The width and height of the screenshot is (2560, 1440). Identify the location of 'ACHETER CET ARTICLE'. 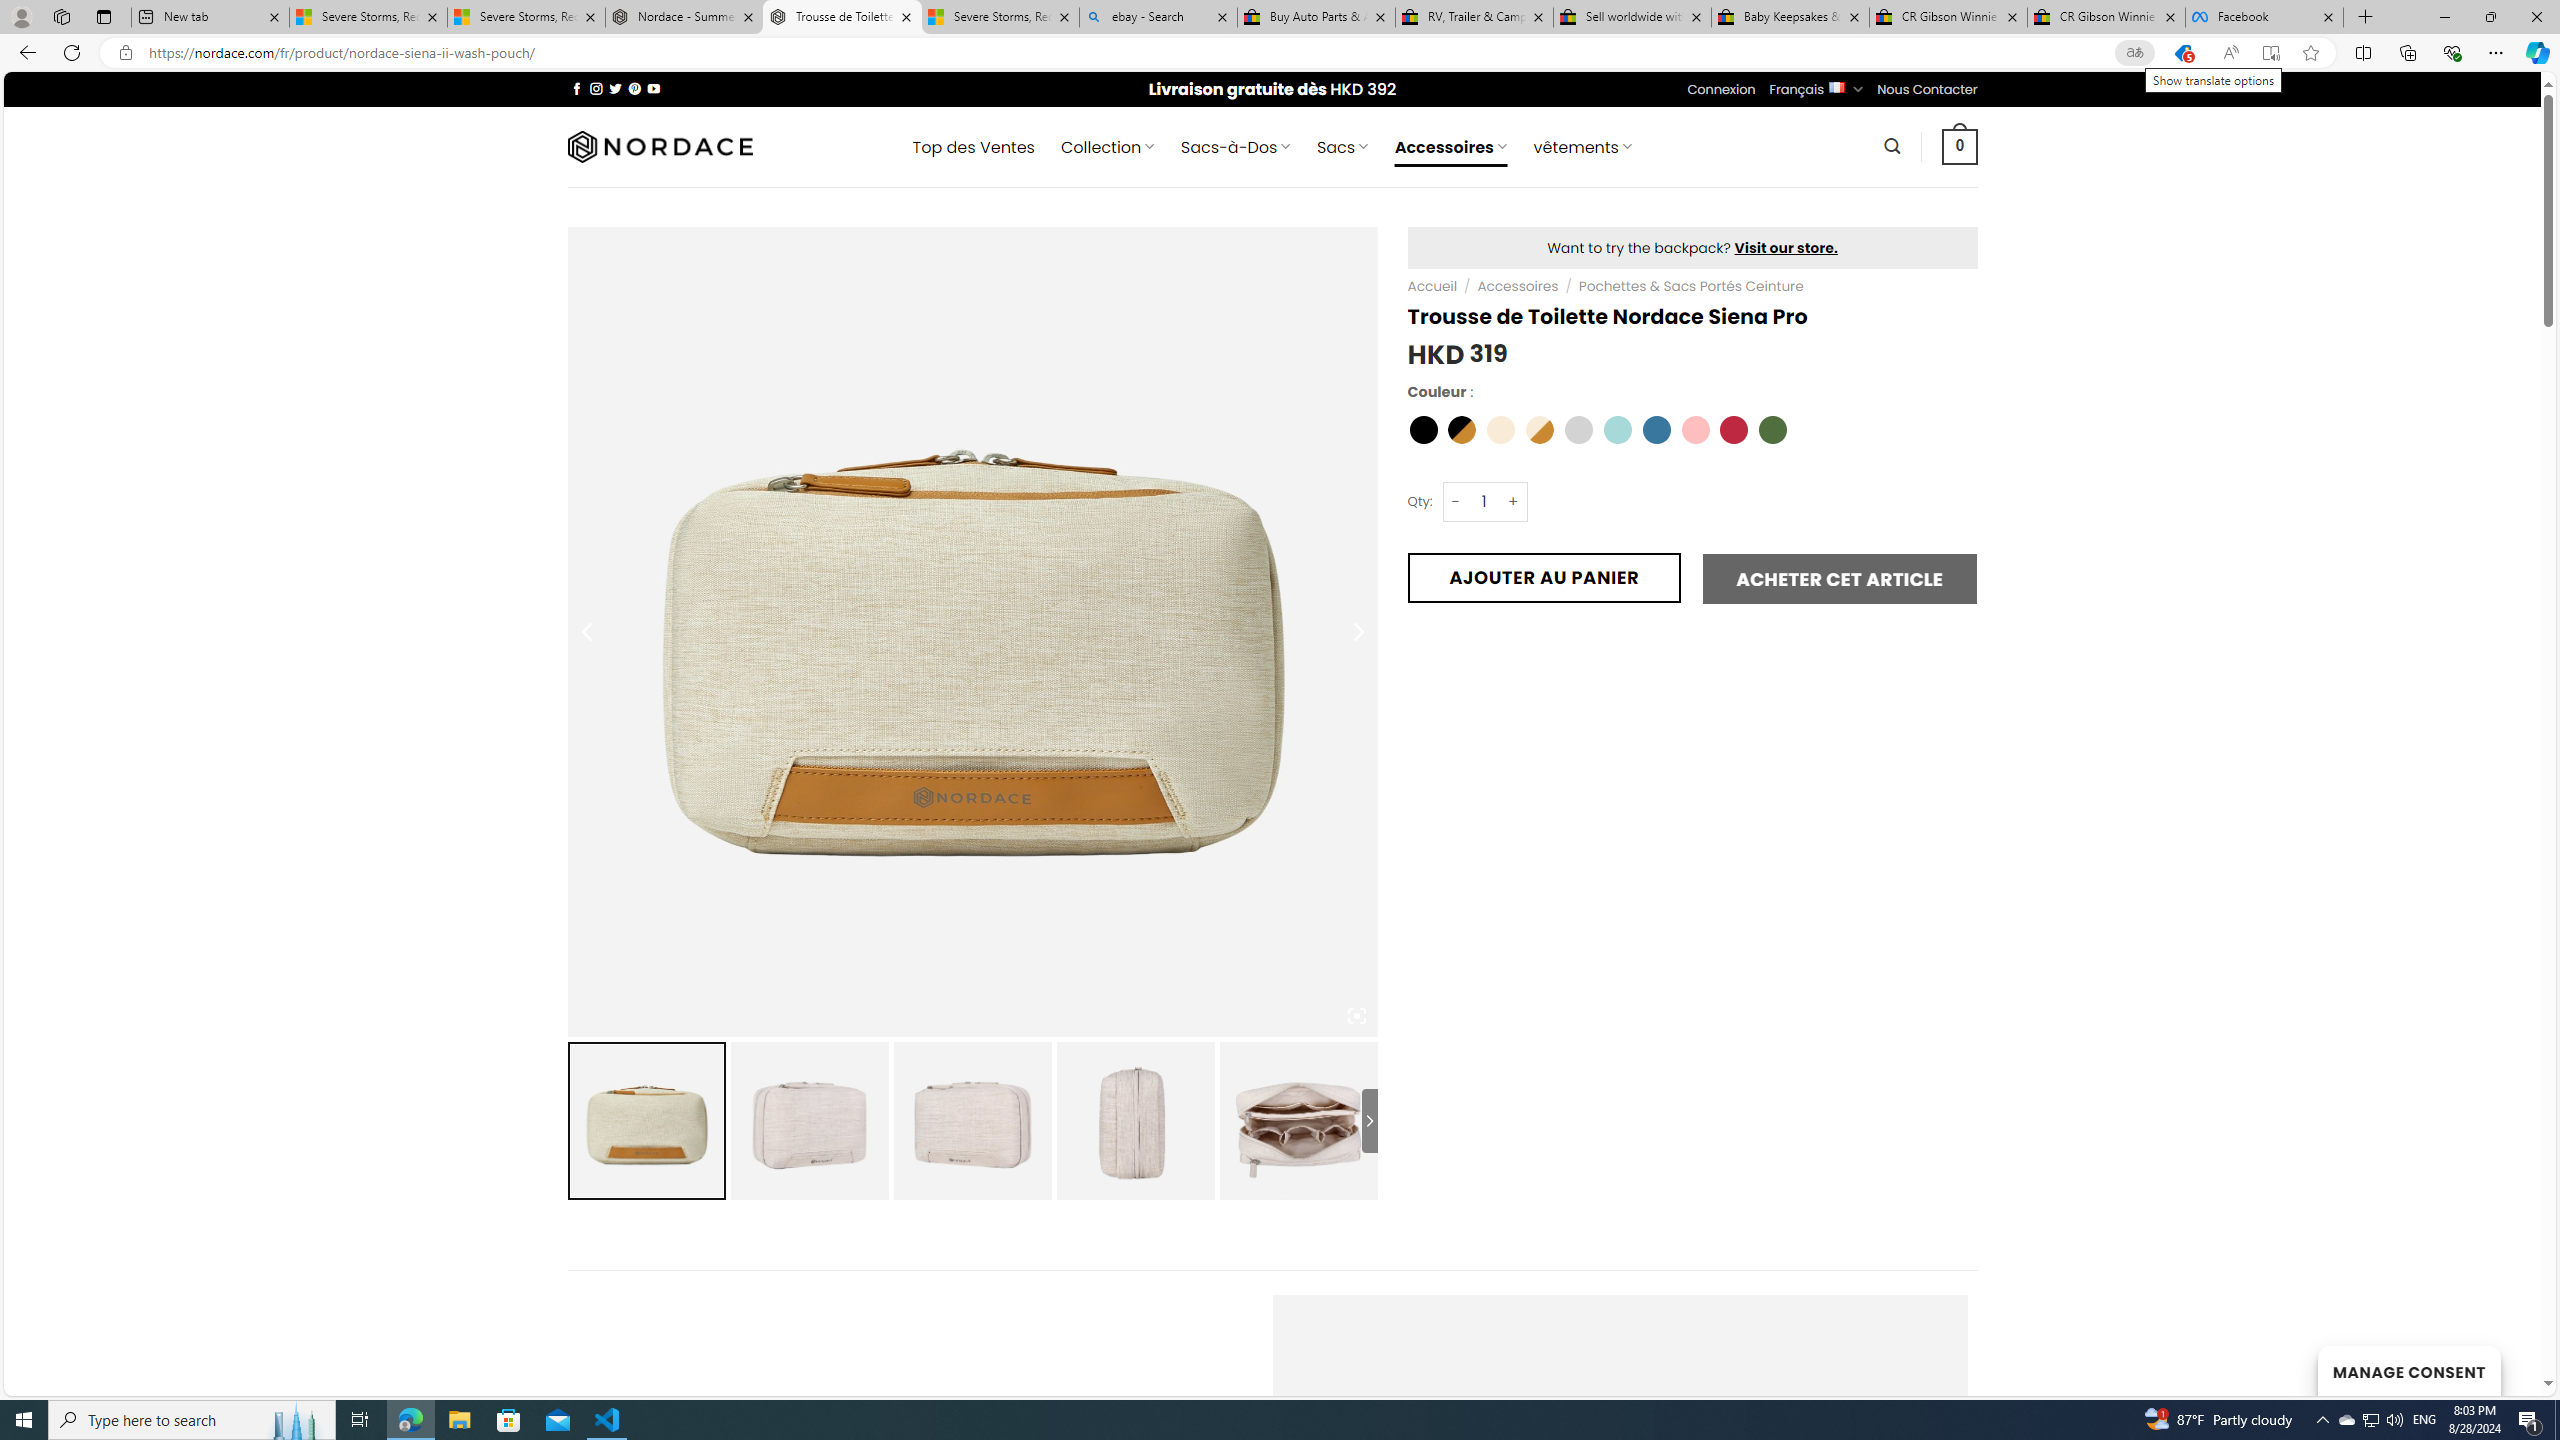
(1838, 578).